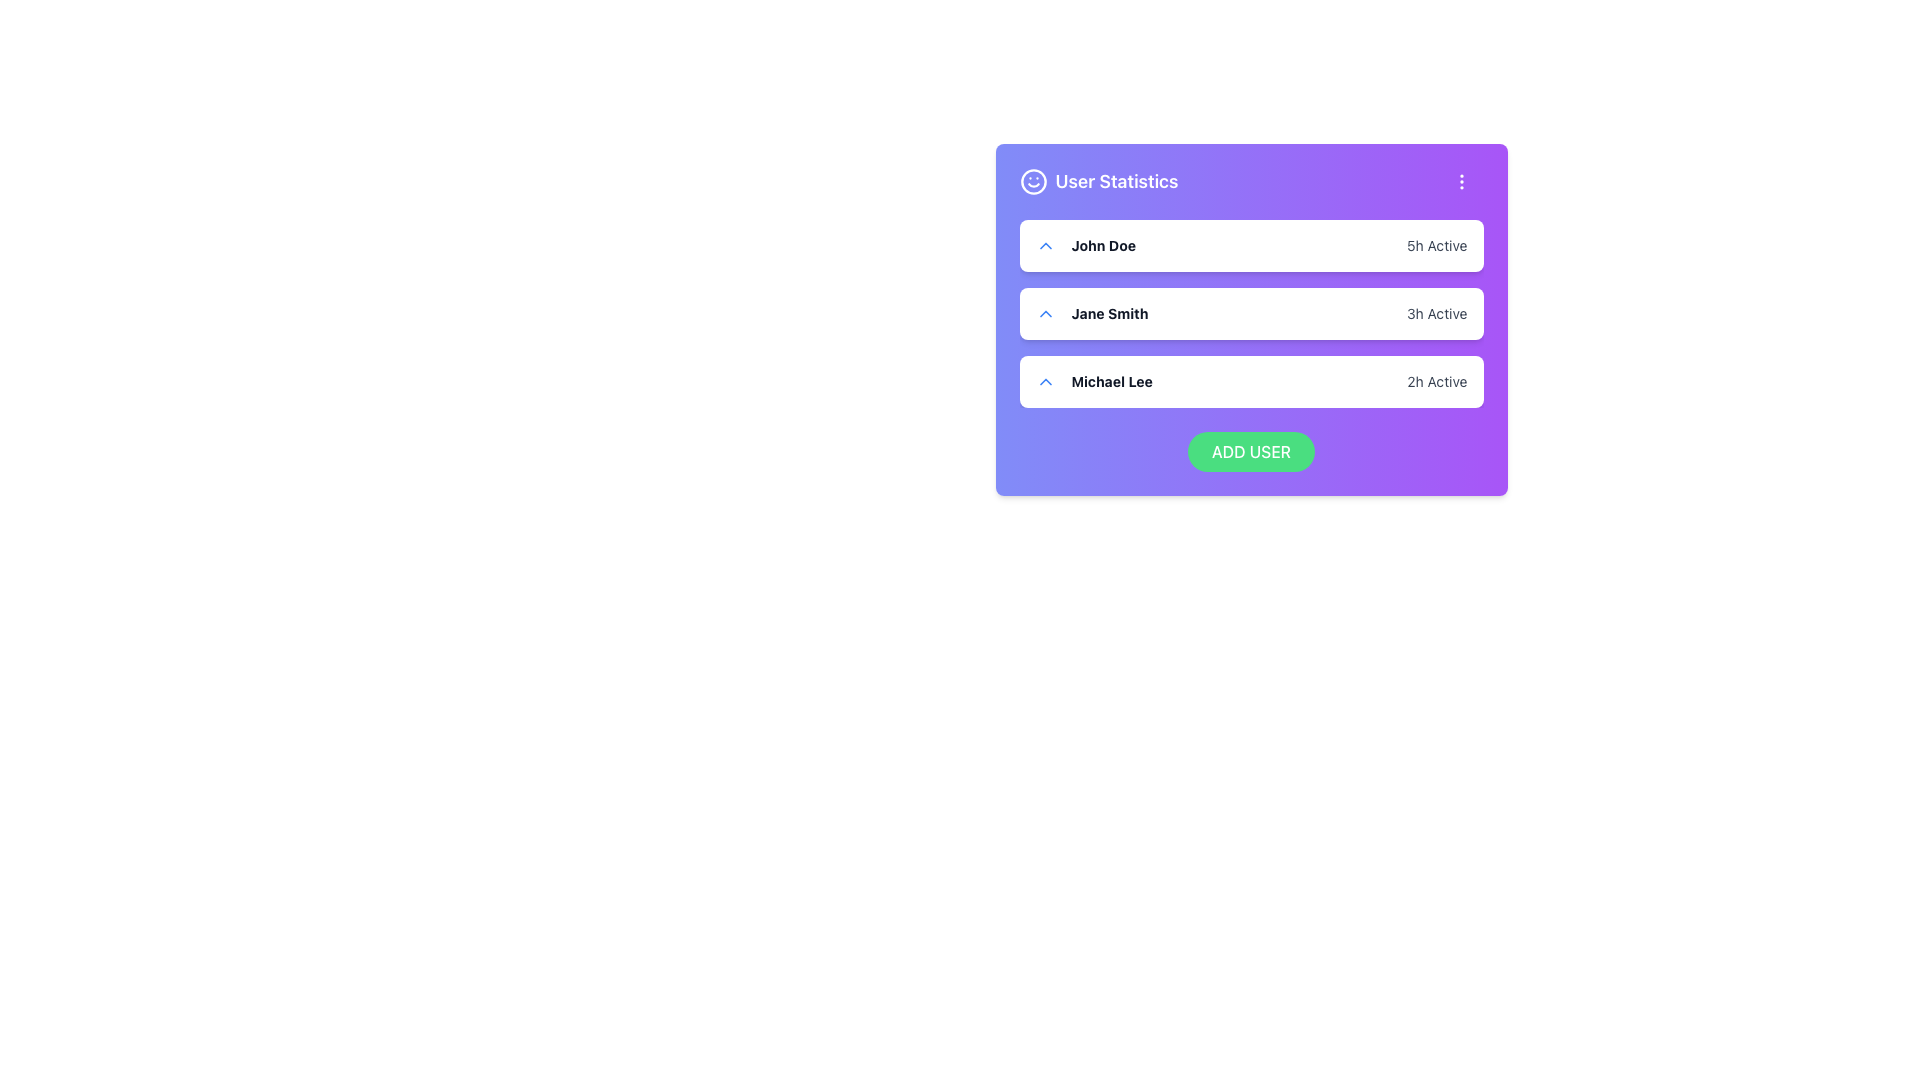 This screenshot has height=1080, width=1920. I want to click on the chevron-shaped arrow icon with a blue outline, so click(1044, 381).